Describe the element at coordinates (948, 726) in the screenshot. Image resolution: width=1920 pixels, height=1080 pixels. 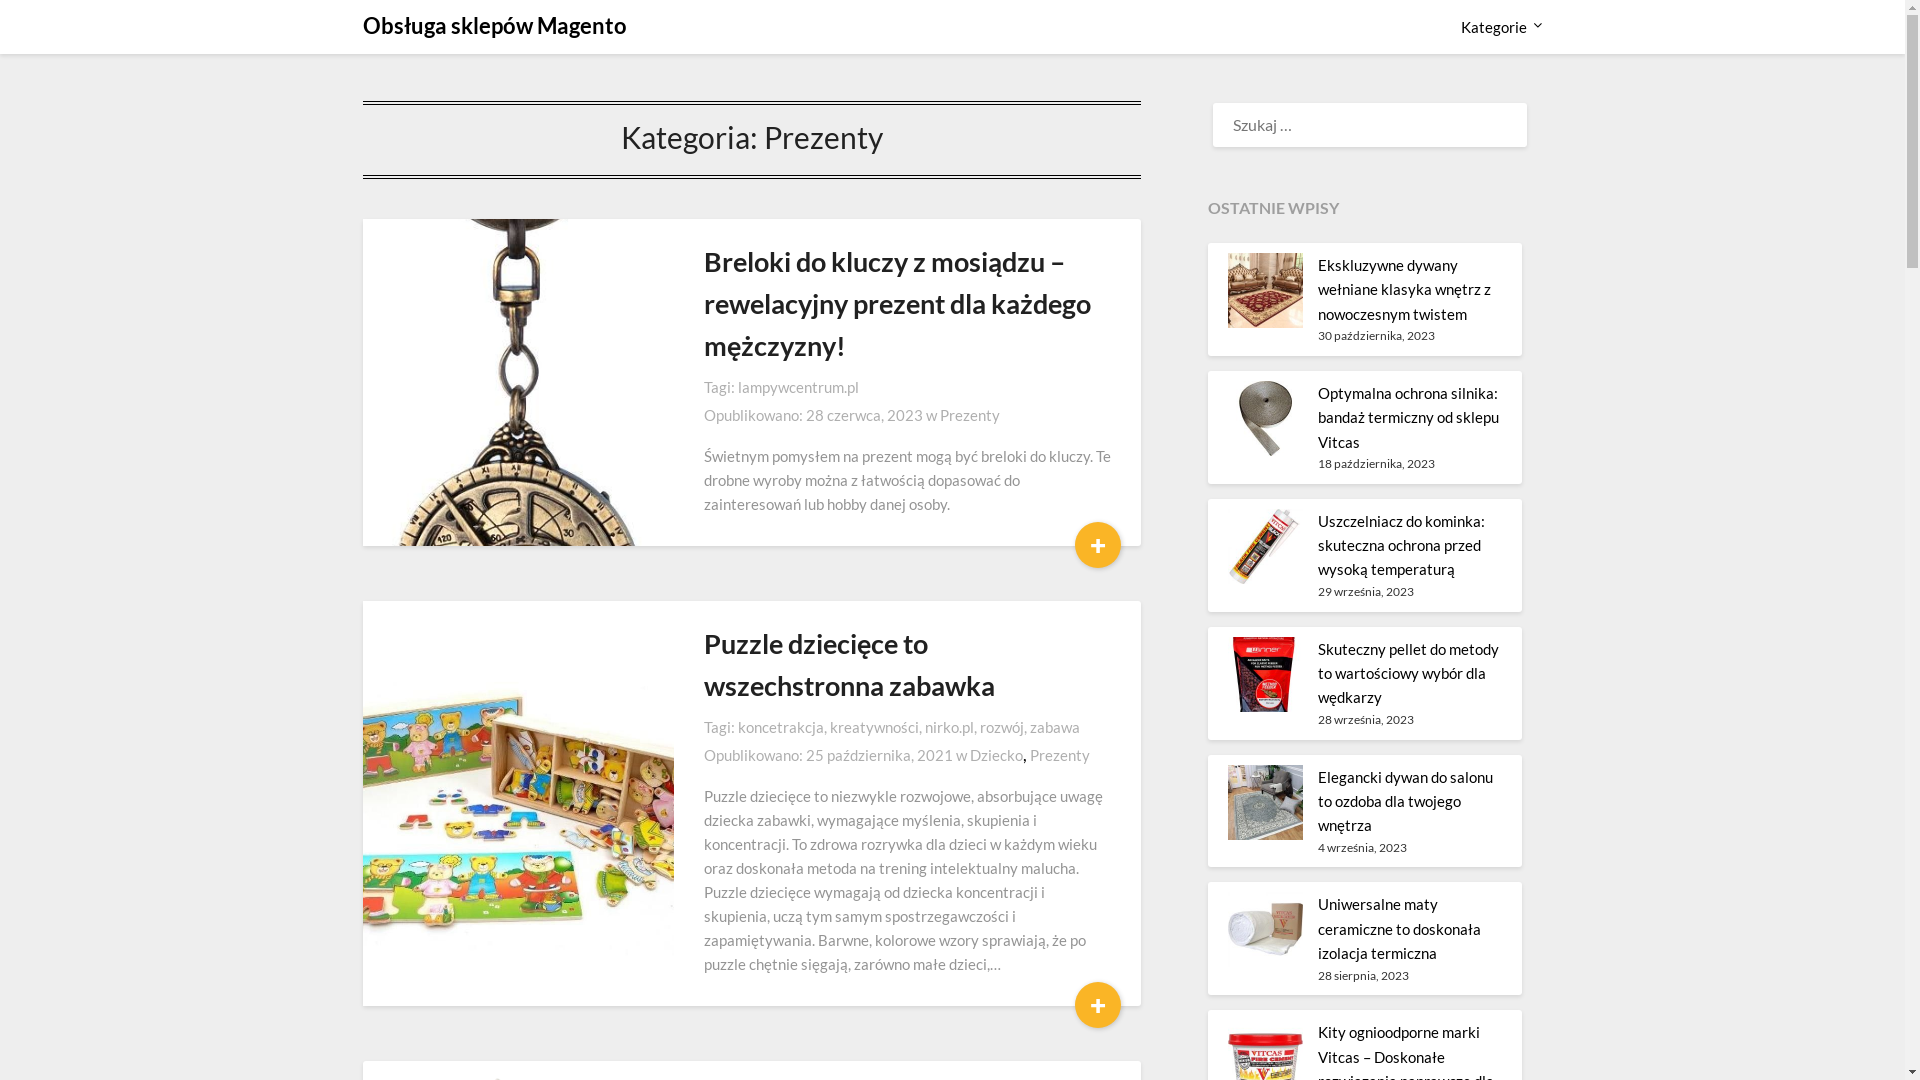
I see `'nirko.pl'` at that location.